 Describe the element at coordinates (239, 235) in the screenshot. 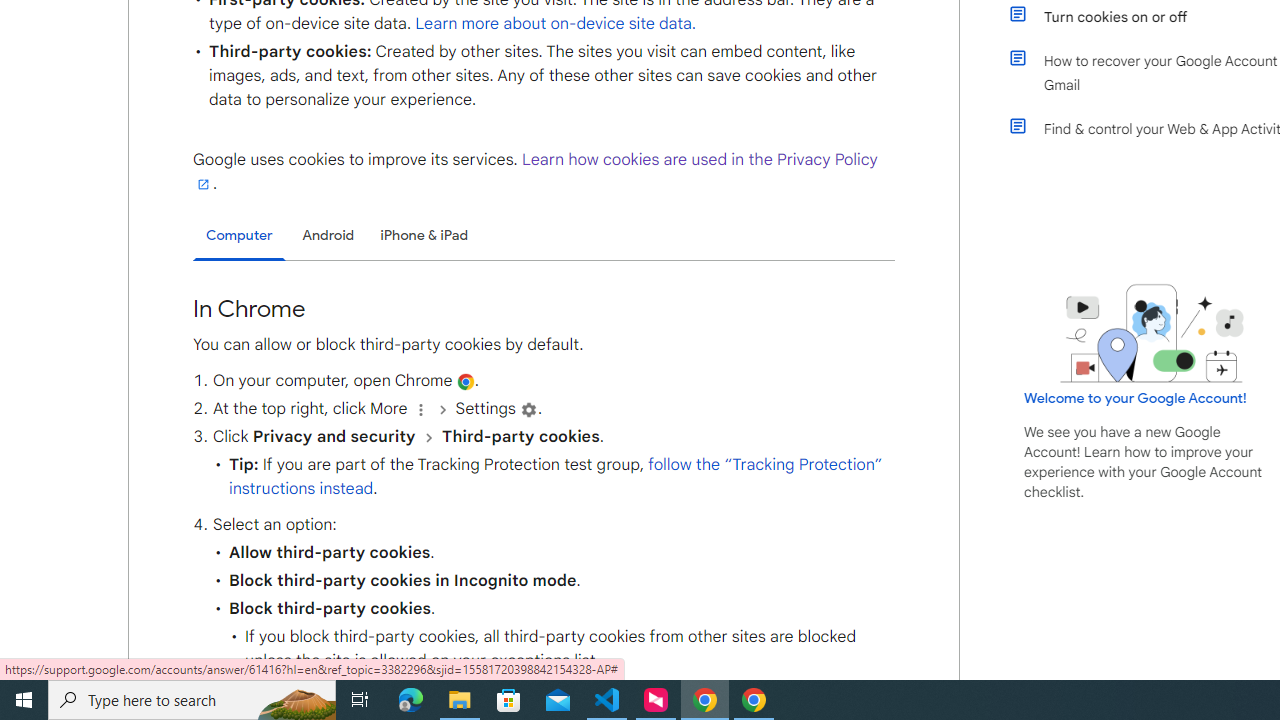

I see `'Computer'` at that location.